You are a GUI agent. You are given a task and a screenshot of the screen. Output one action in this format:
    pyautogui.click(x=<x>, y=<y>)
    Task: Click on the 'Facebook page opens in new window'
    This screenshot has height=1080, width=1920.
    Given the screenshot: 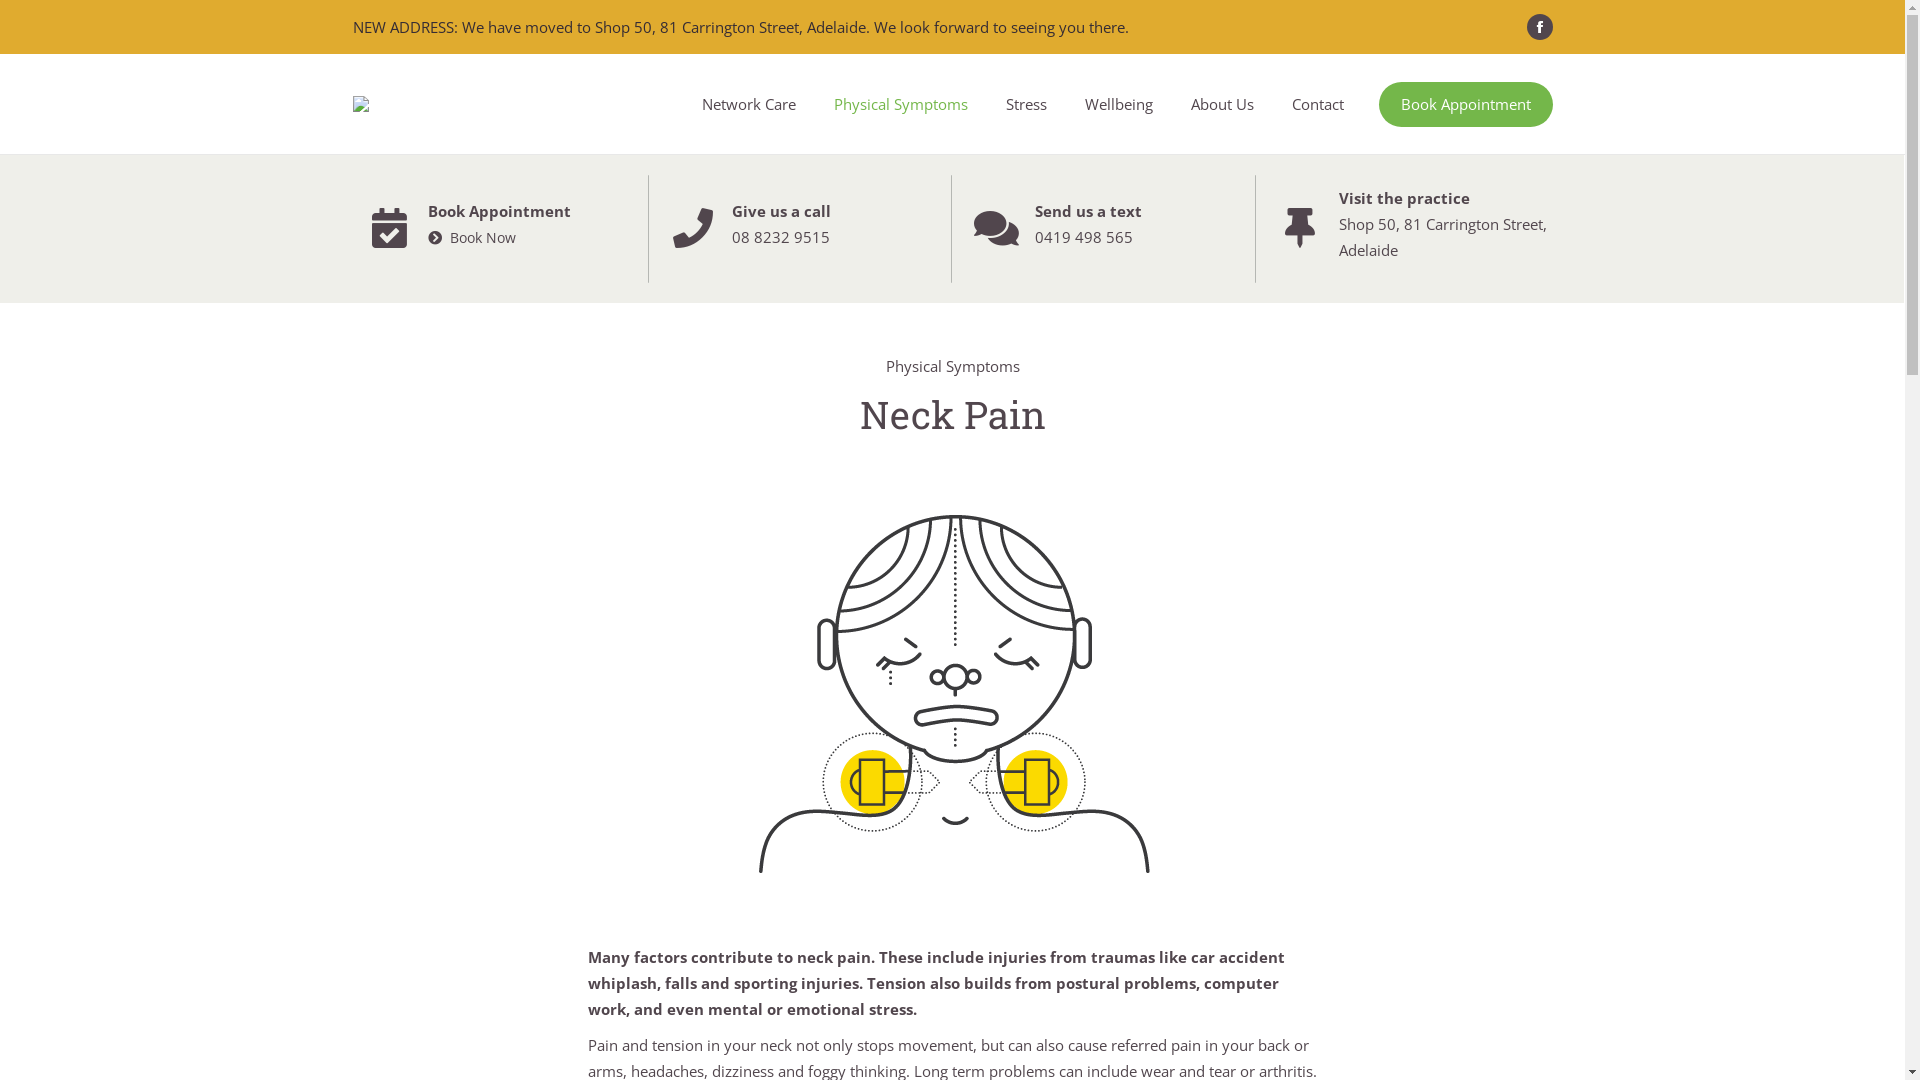 What is the action you would take?
    pyautogui.click(x=1525, y=27)
    